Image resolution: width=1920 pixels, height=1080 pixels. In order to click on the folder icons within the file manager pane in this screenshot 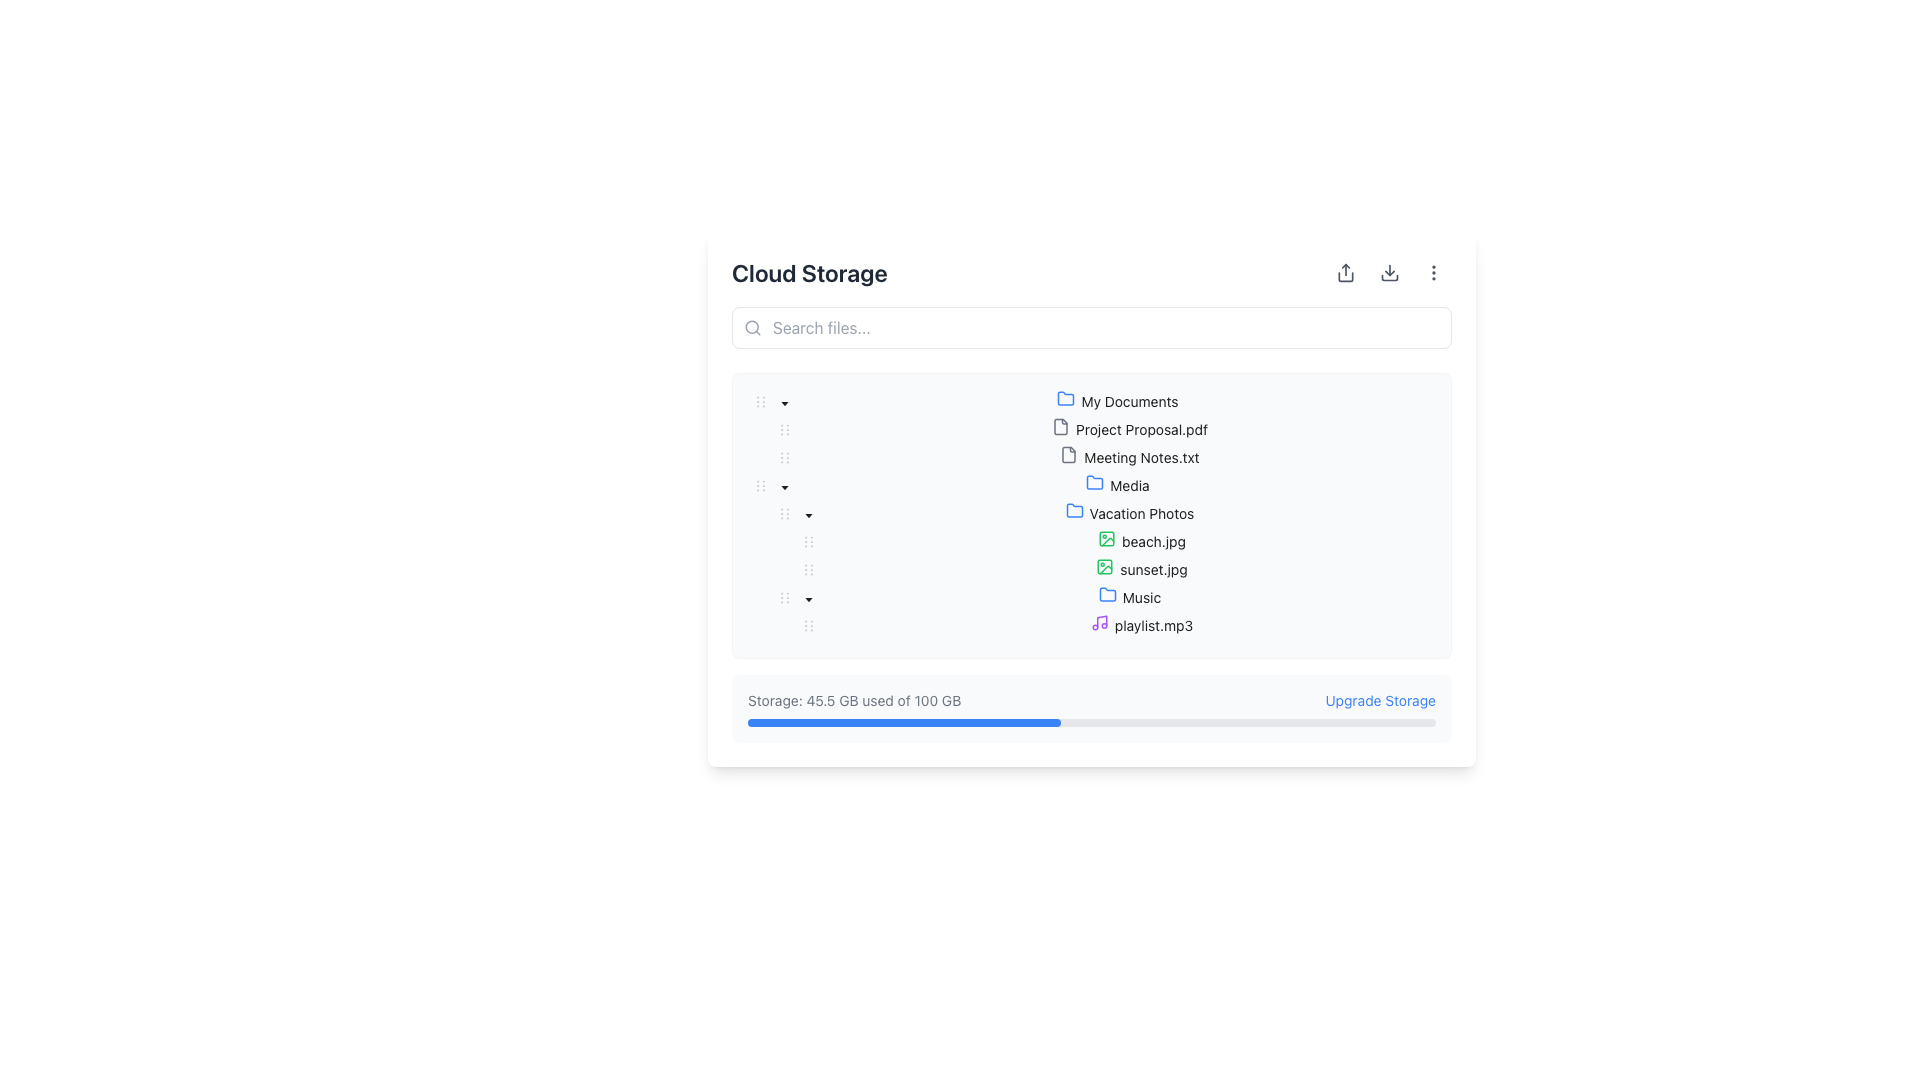, I will do `click(1090, 497)`.